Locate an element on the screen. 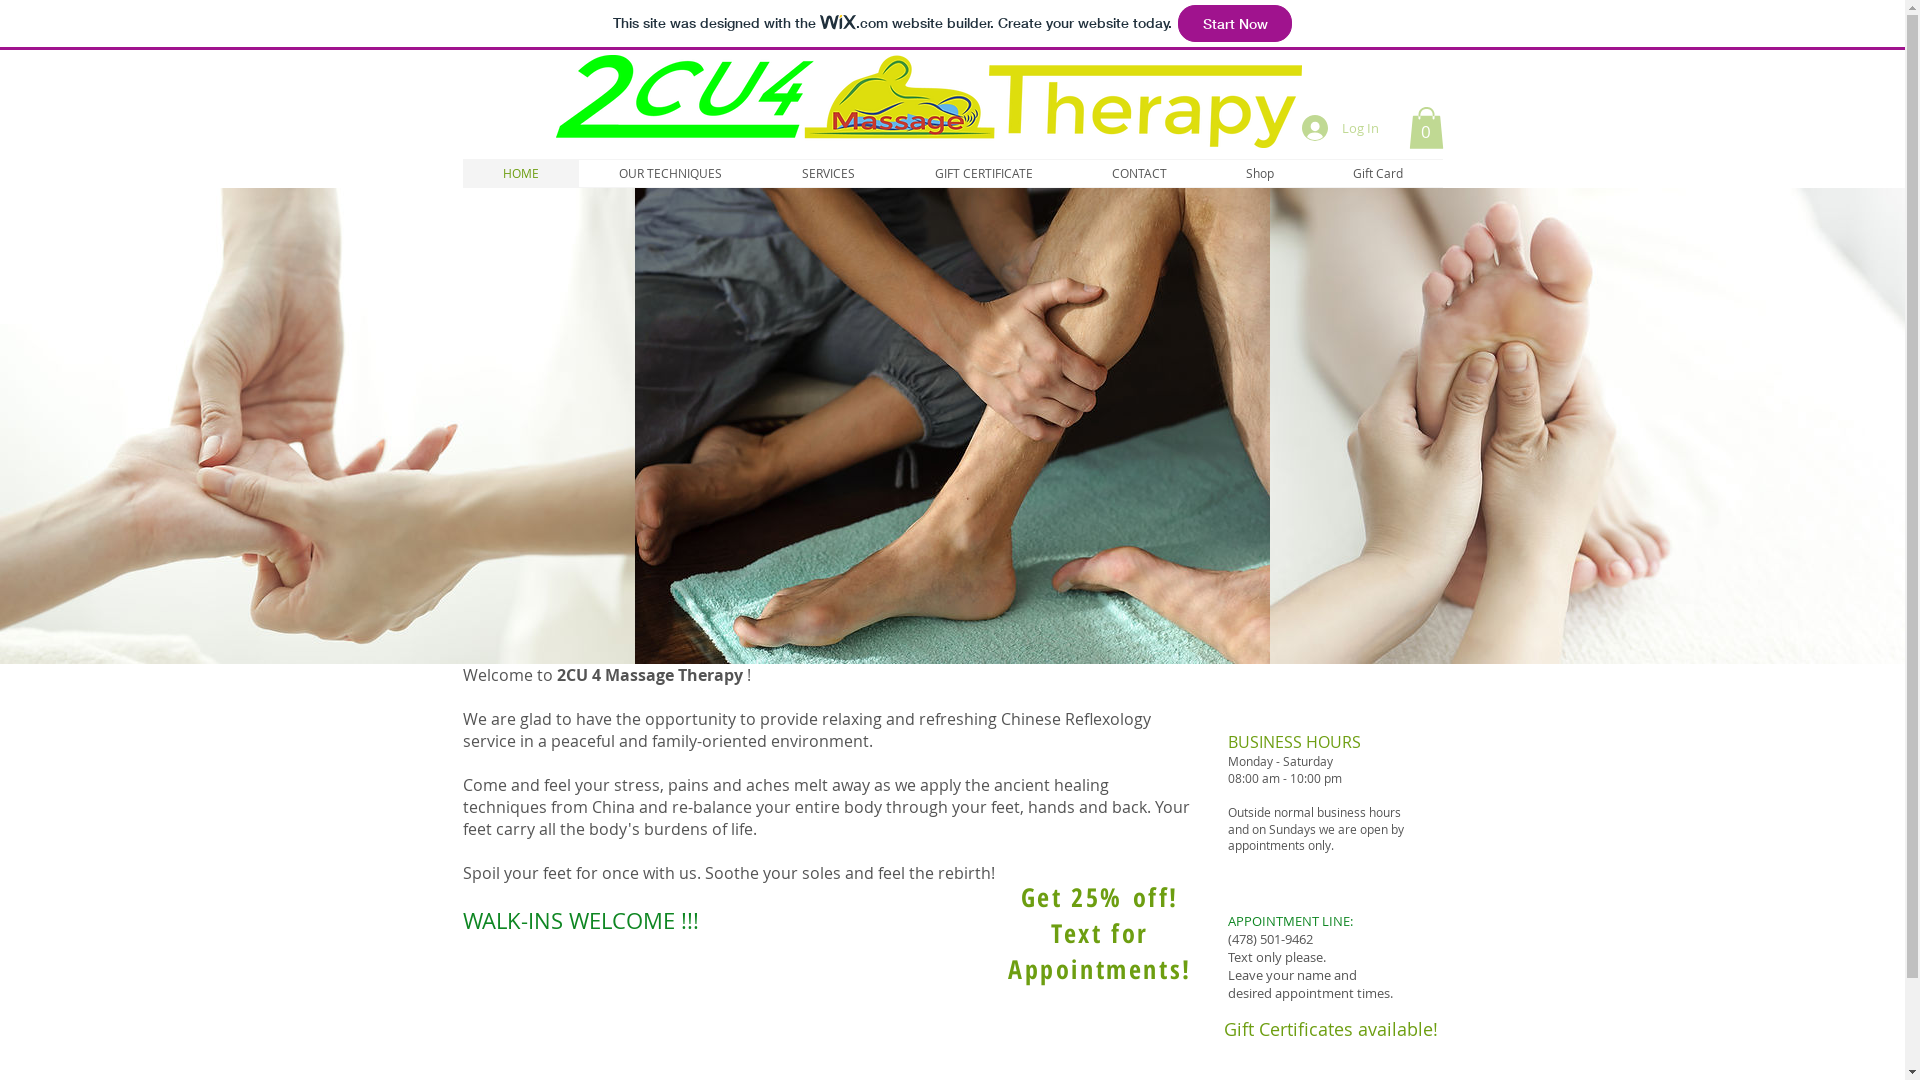 Image resolution: width=1920 pixels, height=1080 pixels. 'CONTACT' is located at coordinates (1138, 172).